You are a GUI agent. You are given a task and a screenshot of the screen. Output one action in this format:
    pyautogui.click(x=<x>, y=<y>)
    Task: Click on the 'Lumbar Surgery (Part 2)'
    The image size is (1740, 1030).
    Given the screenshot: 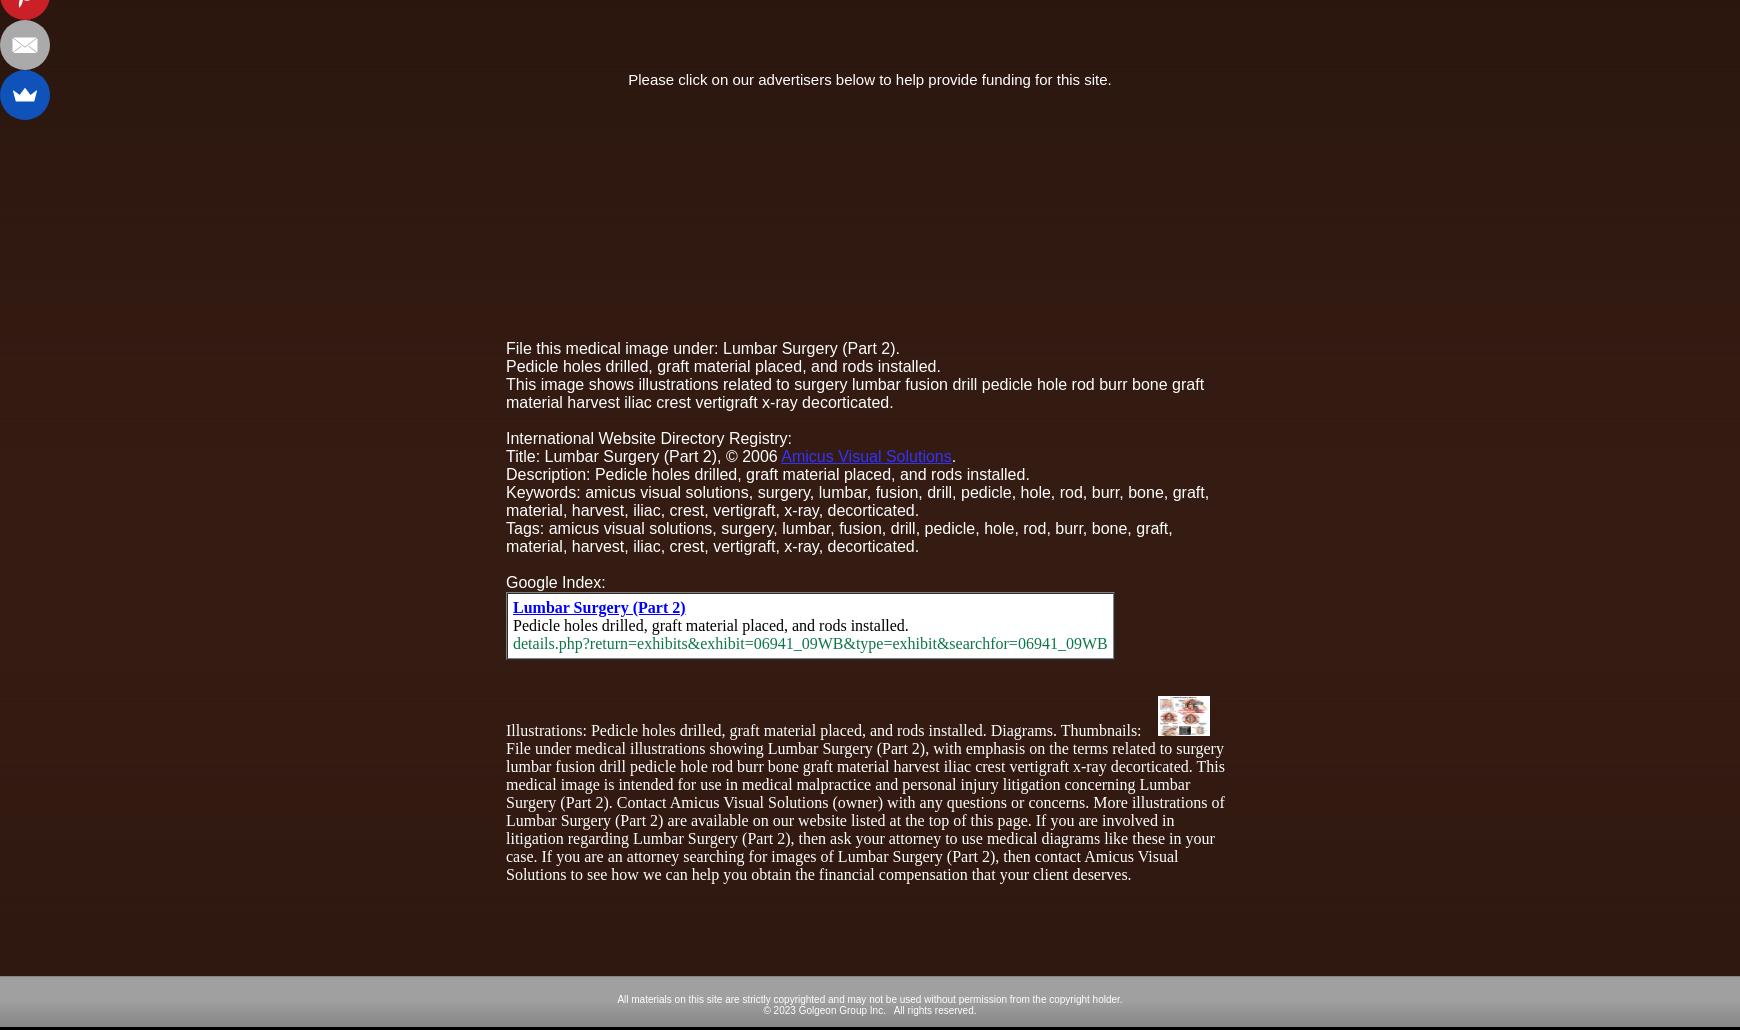 What is the action you would take?
    pyautogui.click(x=598, y=605)
    